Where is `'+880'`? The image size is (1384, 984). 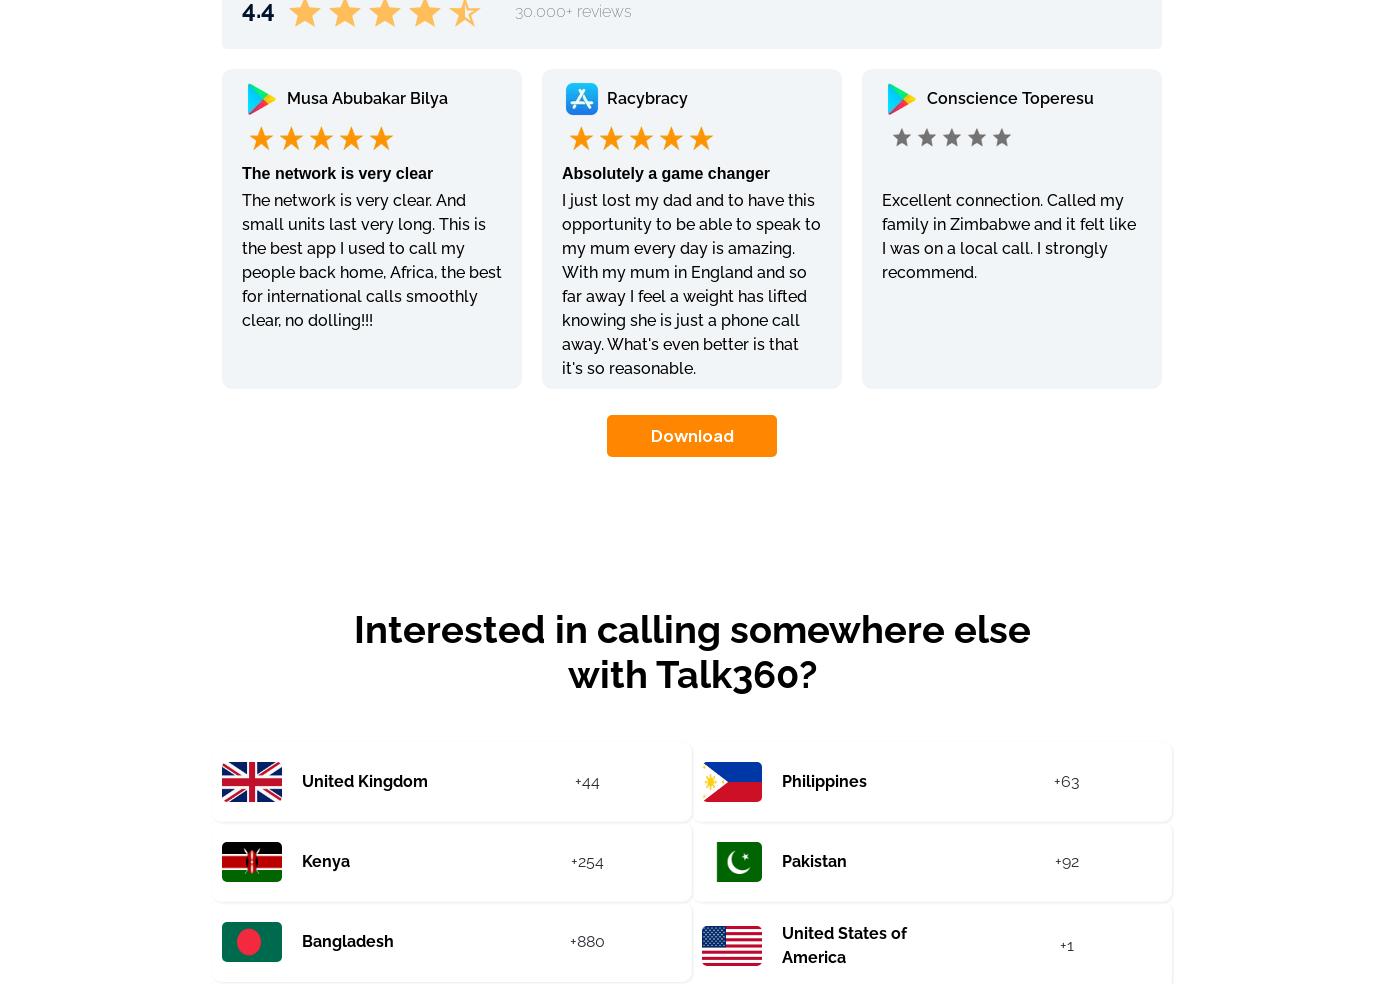
'+880' is located at coordinates (585, 941).